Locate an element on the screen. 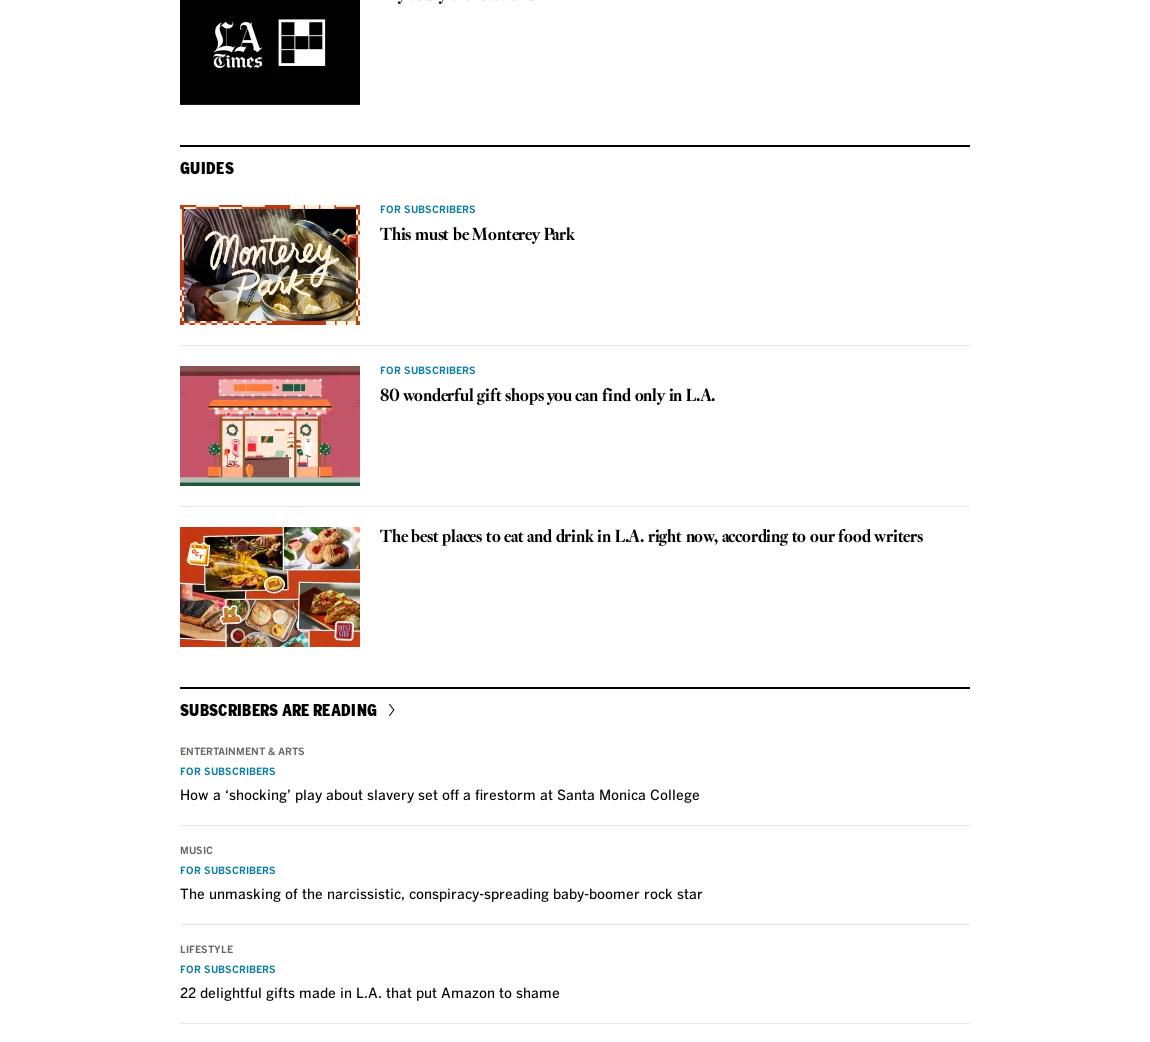 This screenshot has height=1042, width=1150. 'Music' is located at coordinates (195, 849).